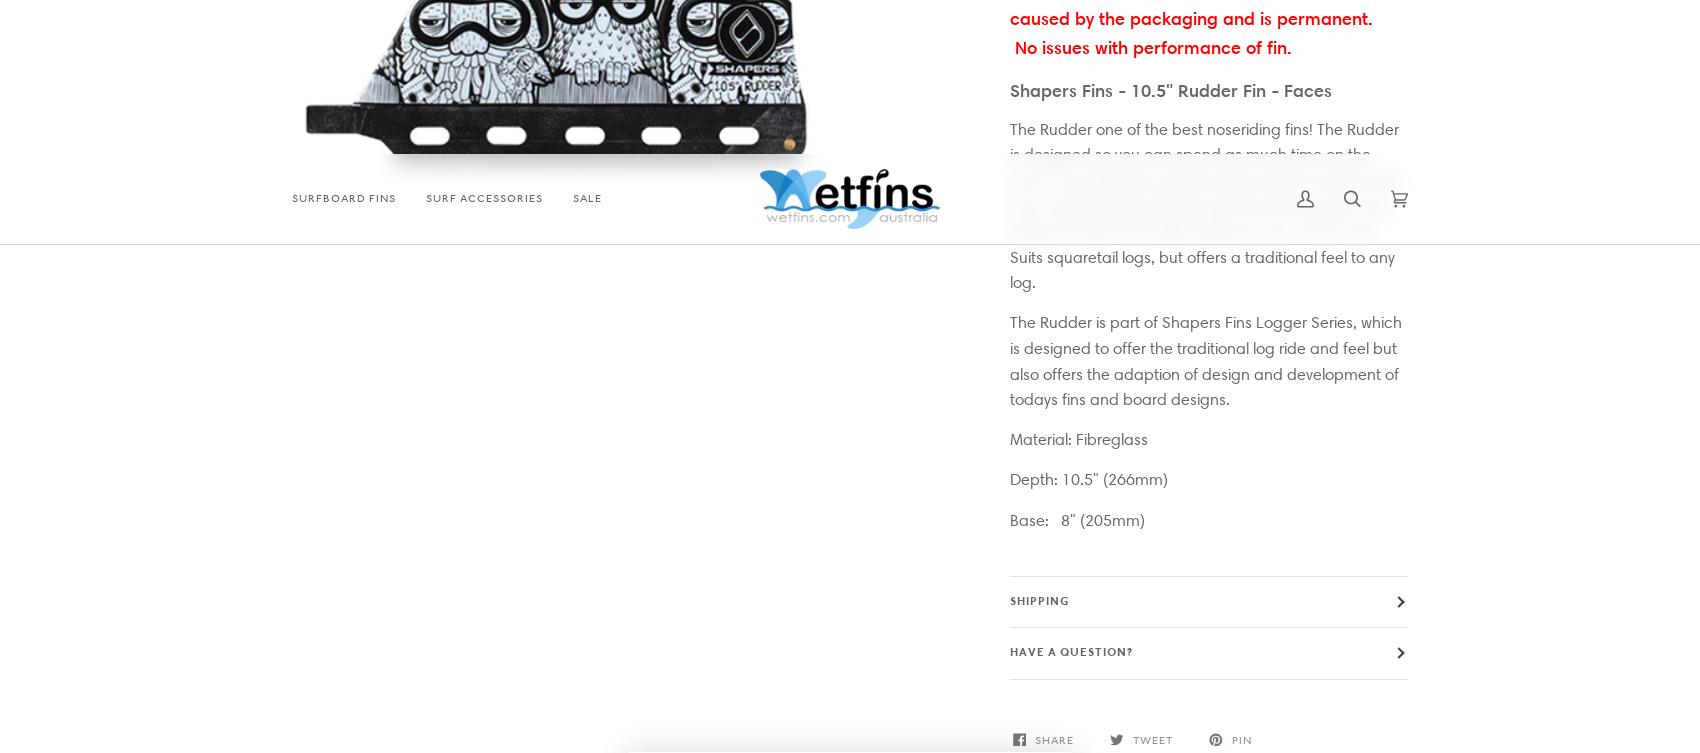 The image size is (1700, 753). Describe the element at coordinates (343, 390) in the screenshot. I see `'Surf Accessories'` at that location.